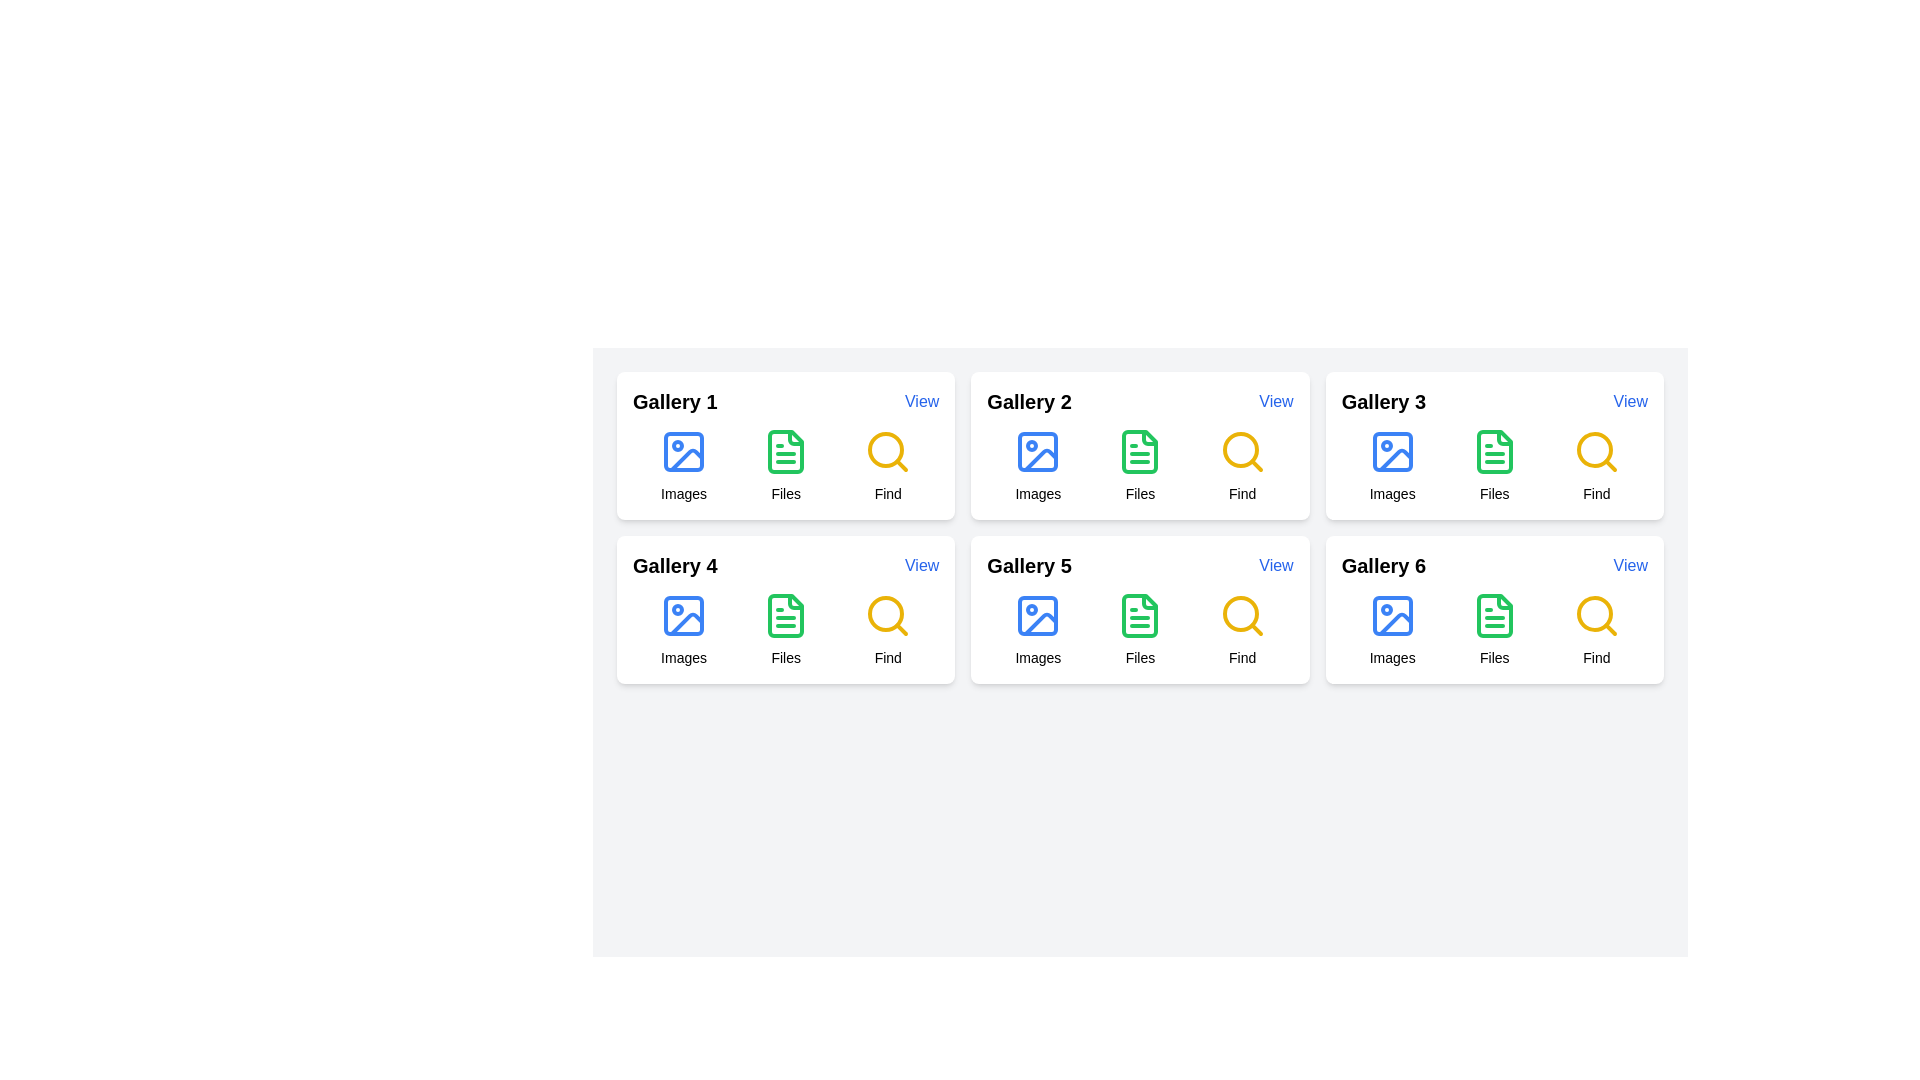  Describe the element at coordinates (675, 566) in the screenshot. I see `the static text label that identifies the gallery as 'Gallery 4', located in the second row, first column of the card layout` at that location.